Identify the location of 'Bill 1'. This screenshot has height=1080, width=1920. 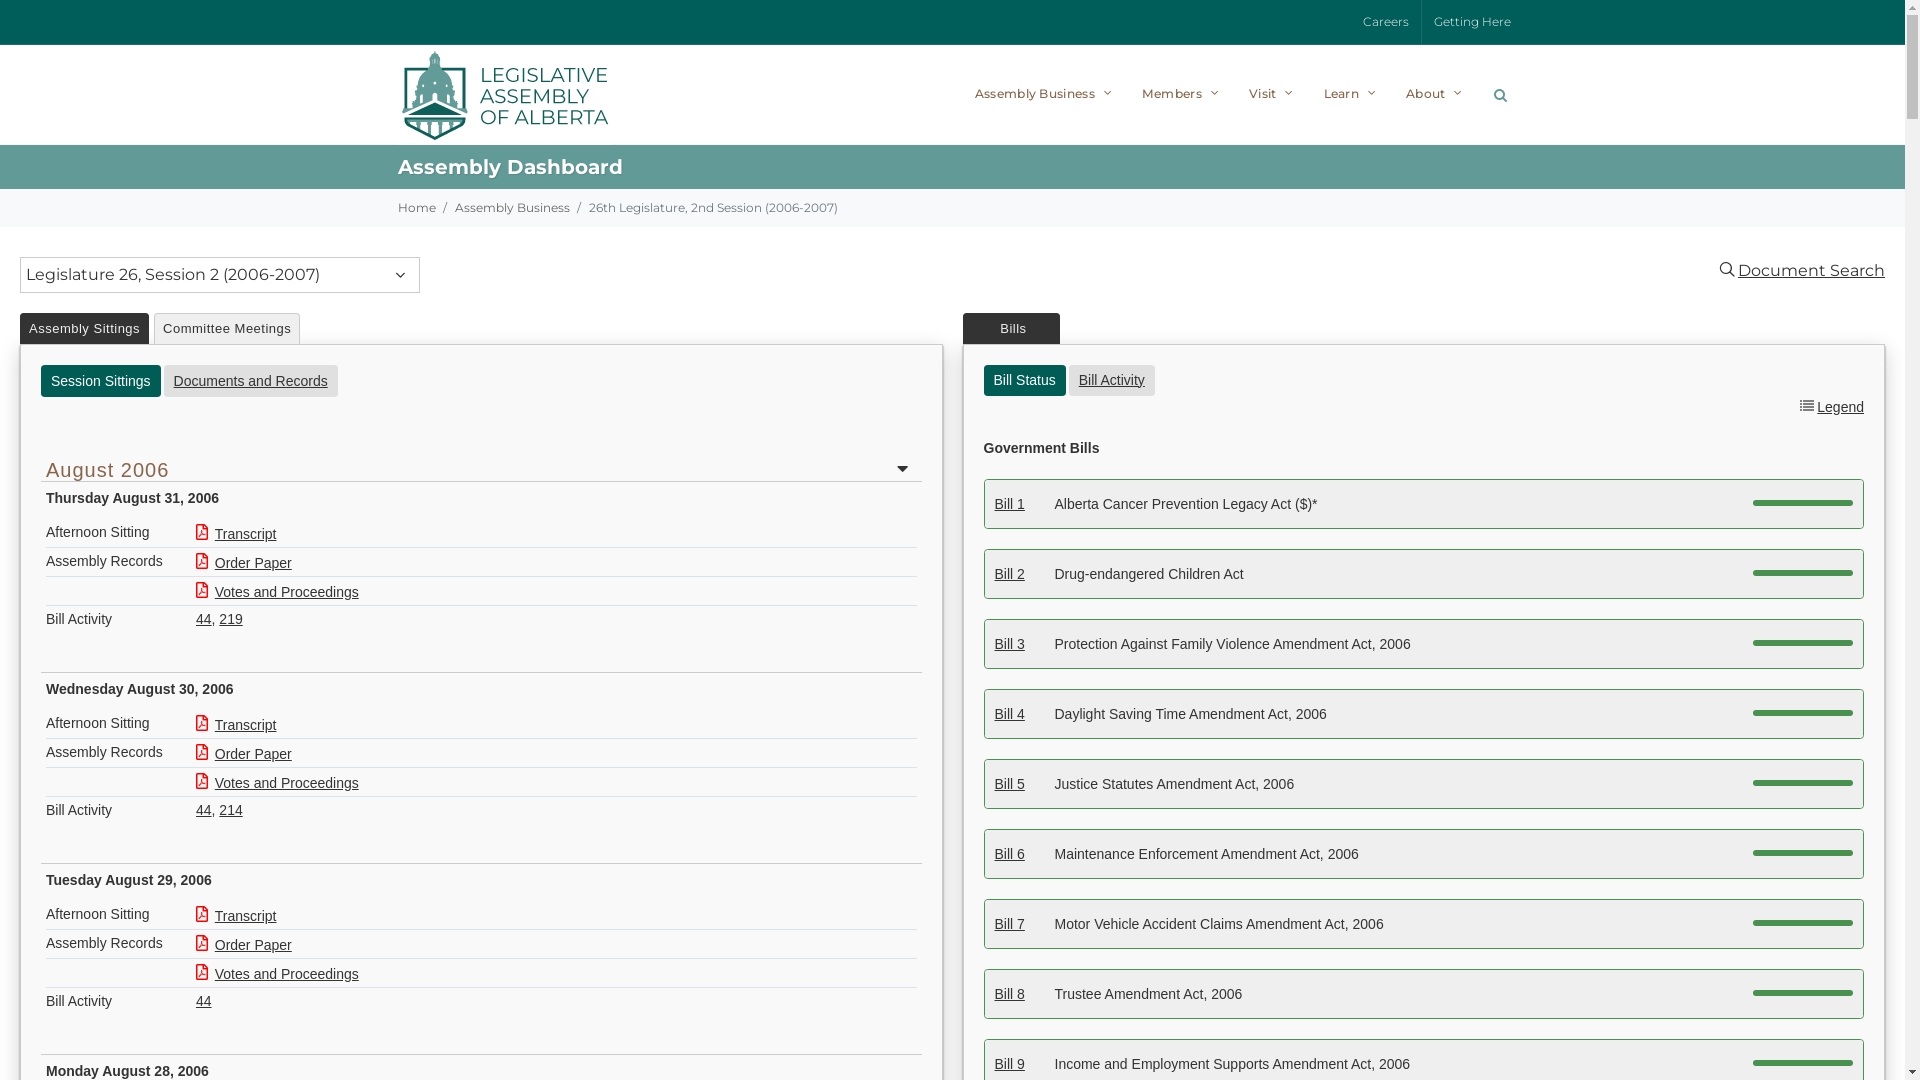
(1008, 503).